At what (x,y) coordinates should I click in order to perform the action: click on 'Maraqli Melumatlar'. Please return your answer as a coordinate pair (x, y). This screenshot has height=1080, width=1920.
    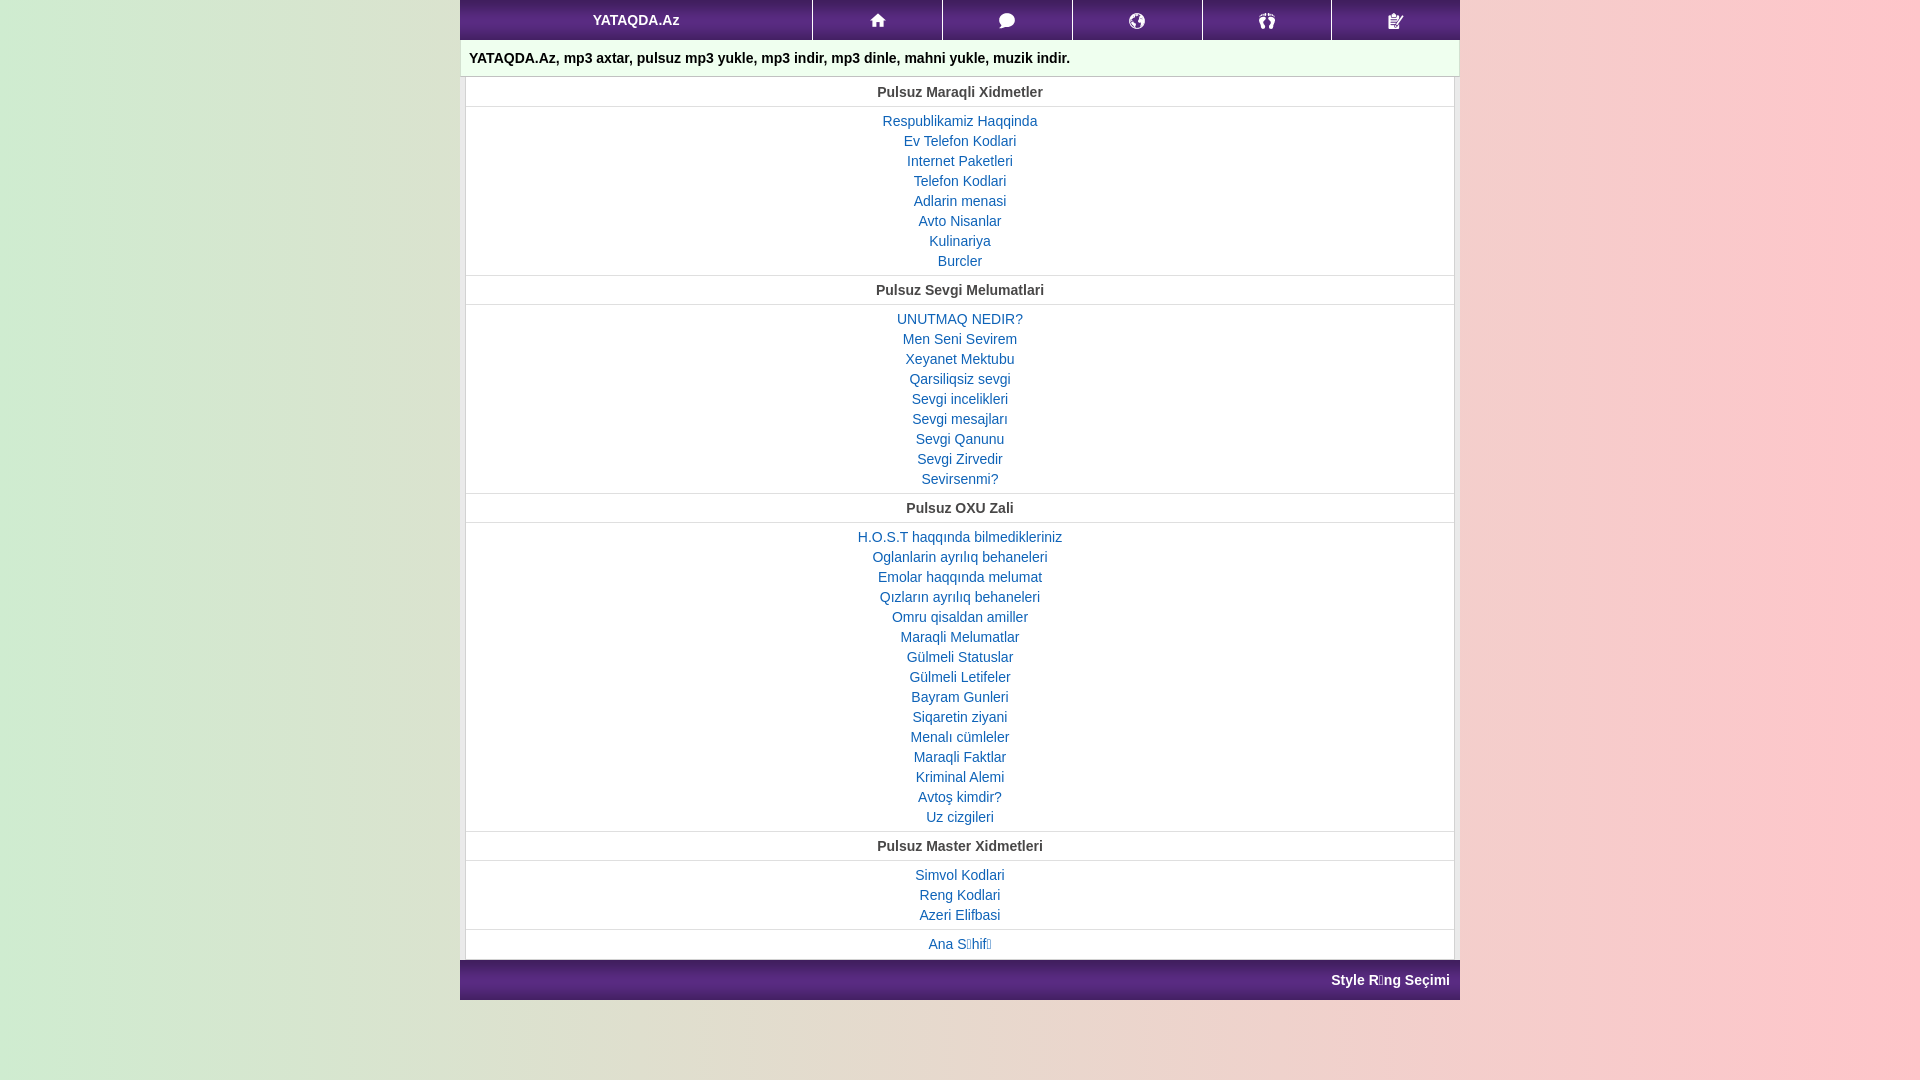
    Looking at the image, I should click on (899, 636).